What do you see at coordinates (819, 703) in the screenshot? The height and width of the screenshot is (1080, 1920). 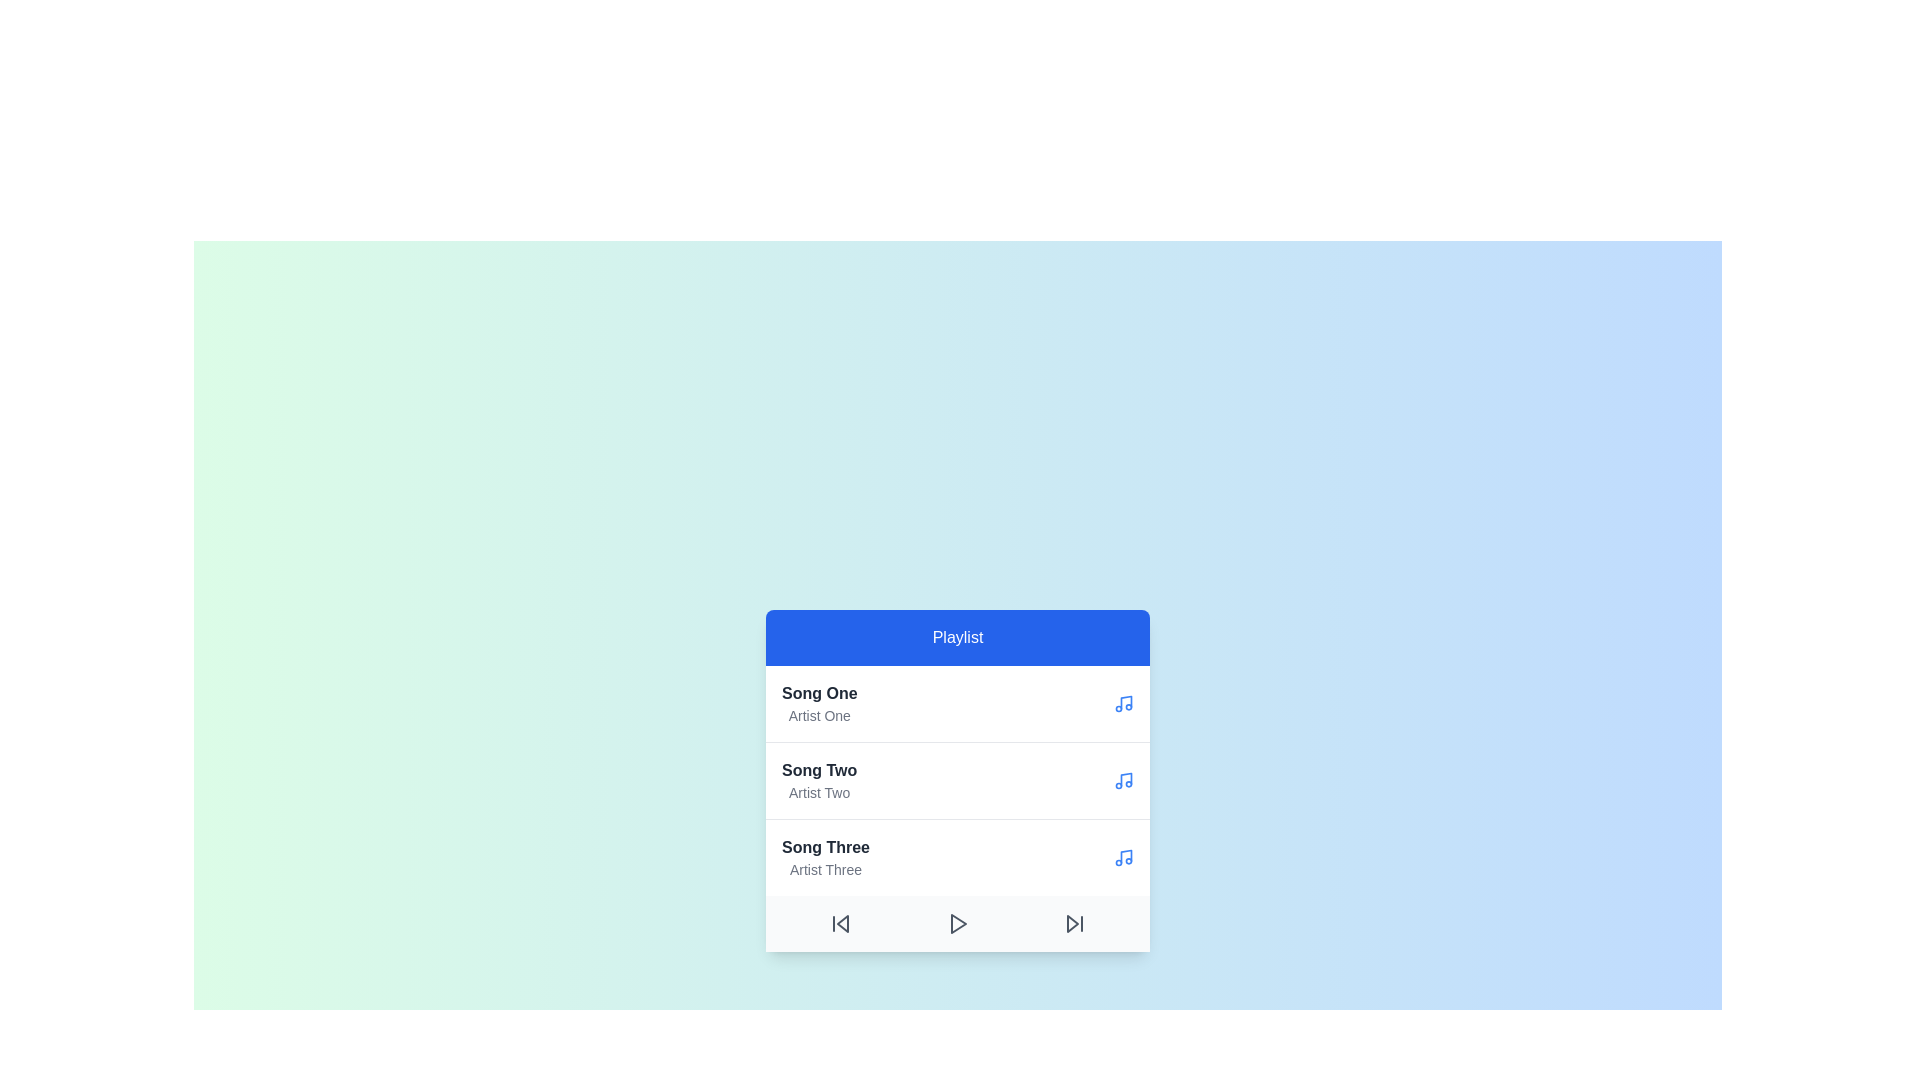 I see `the song titled Song One by Artist One from the playlist` at bounding box center [819, 703].